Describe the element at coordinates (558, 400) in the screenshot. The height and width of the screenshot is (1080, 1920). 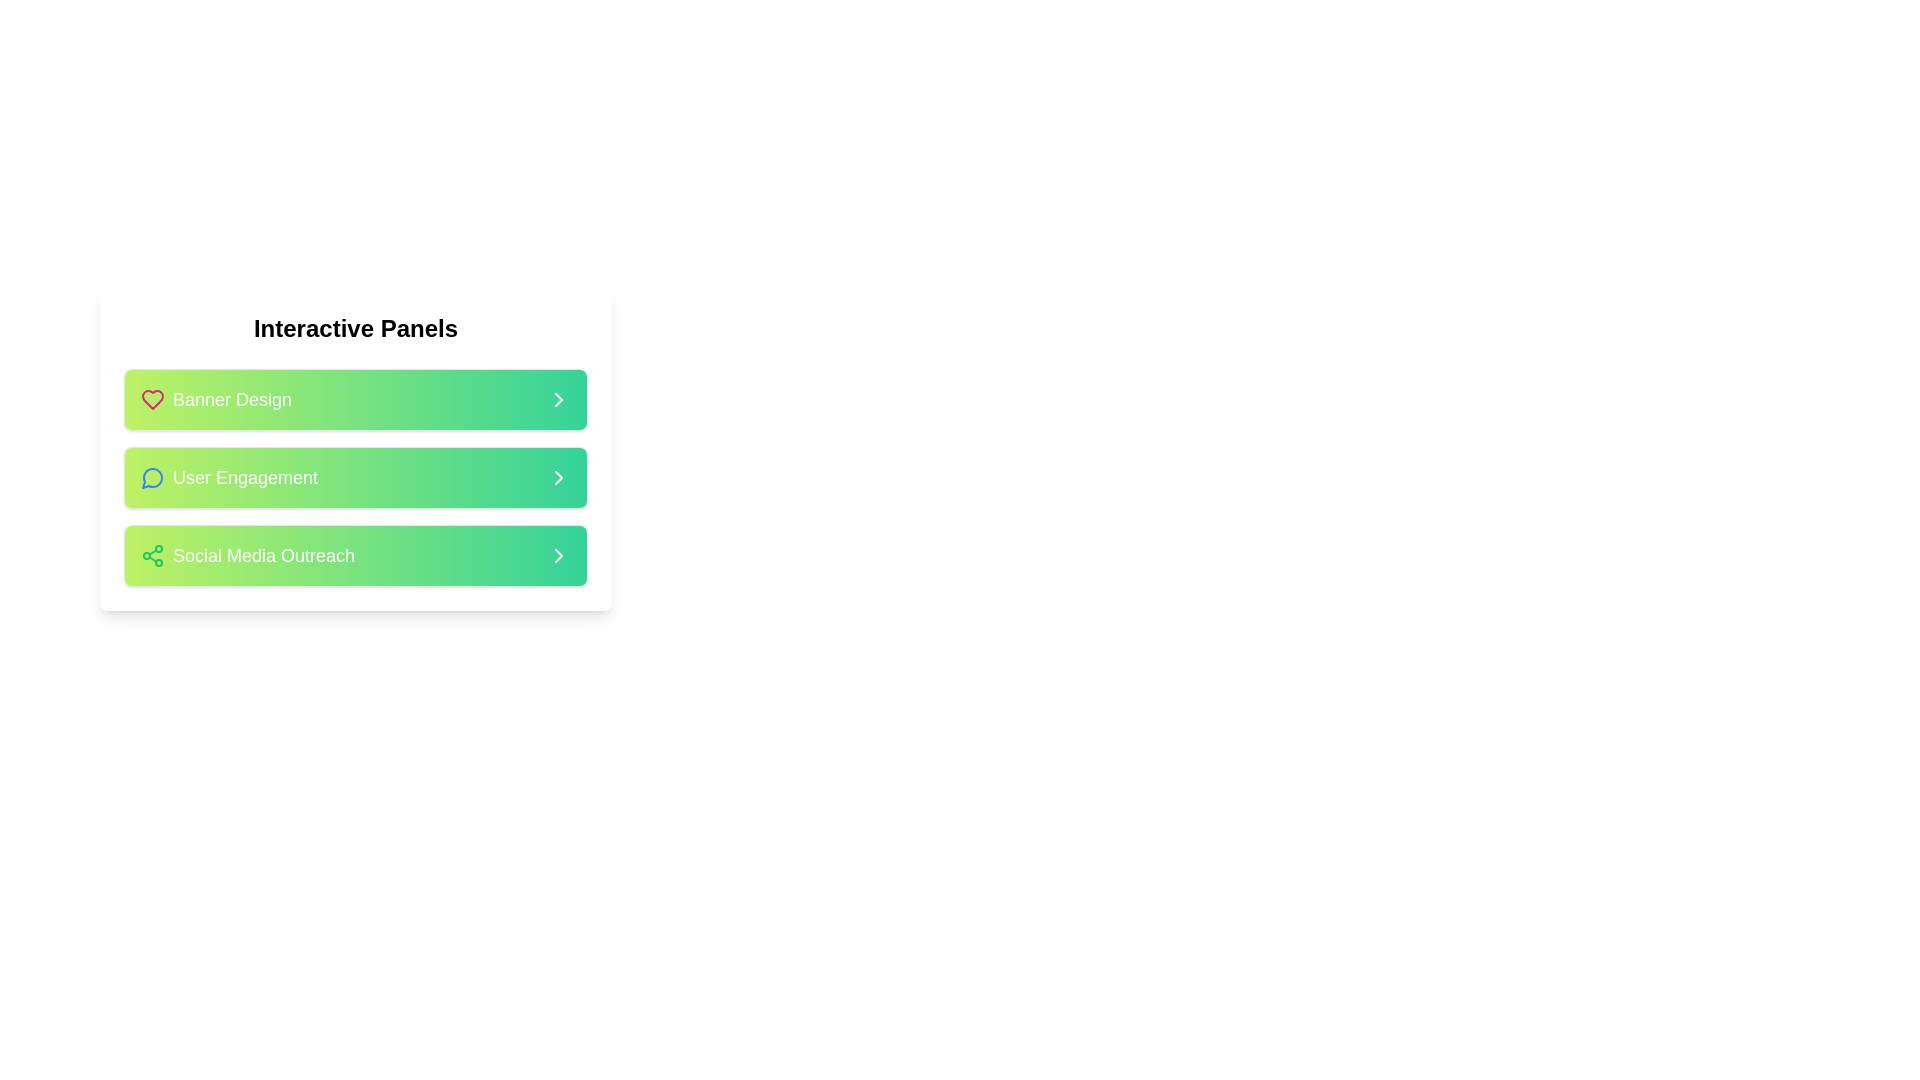
I see `the navigation icon located at the far-right of the 'Banner Design' row` at that location.